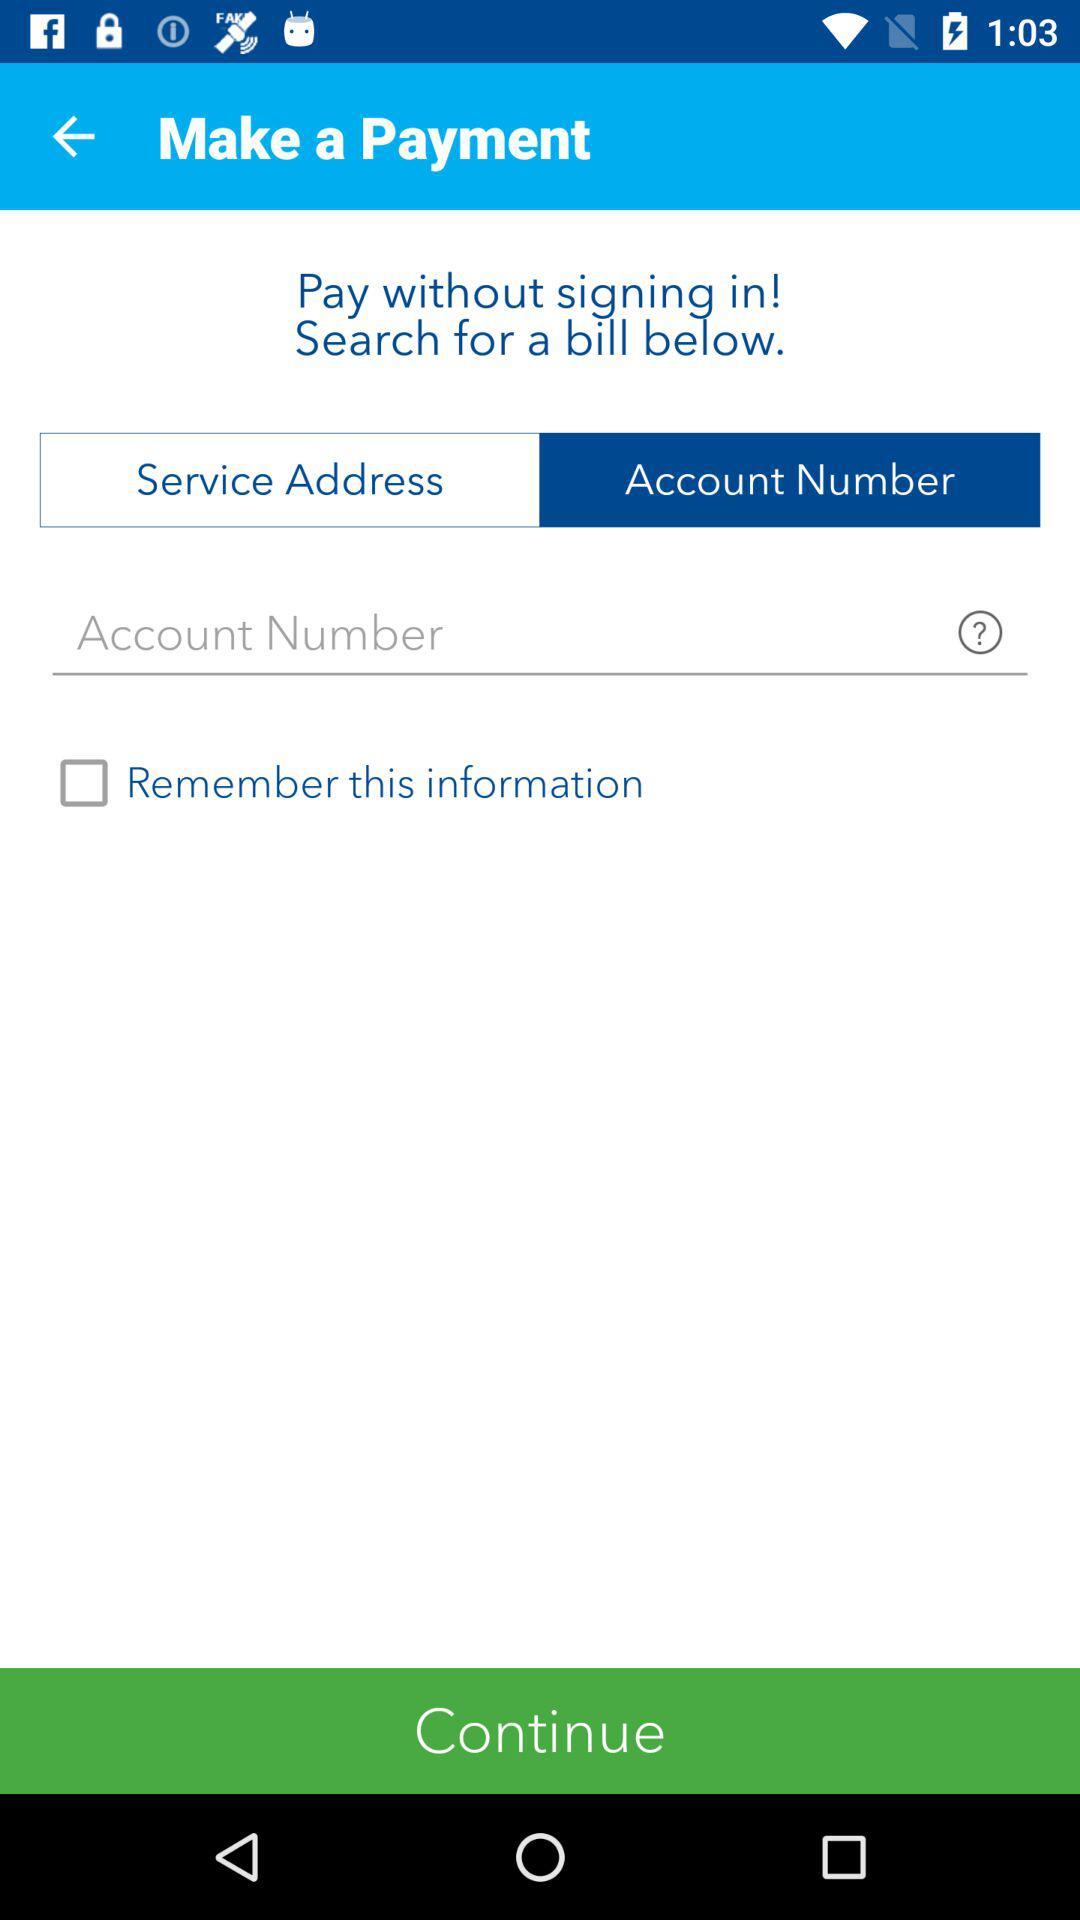  Describe the element at coordinates (289, 480) in the screenshot. I see `icon below the pay without signing item` at that location.